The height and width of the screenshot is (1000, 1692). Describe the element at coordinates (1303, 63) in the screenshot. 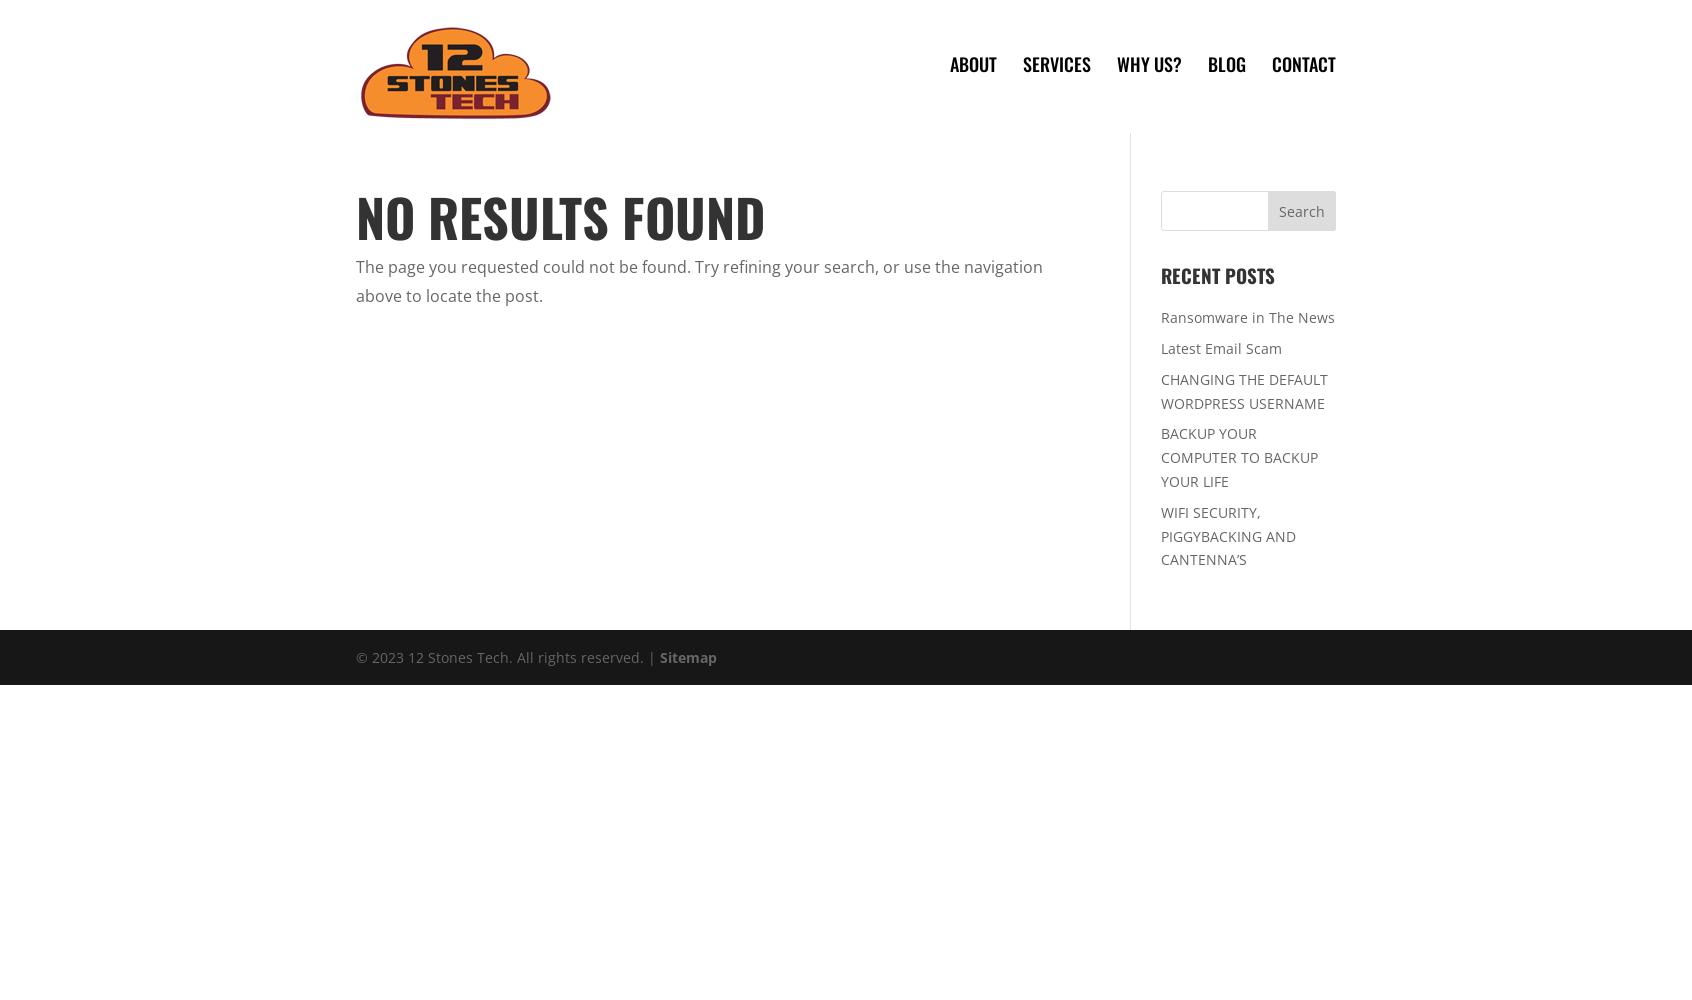

I see `'Contact'` at that location.